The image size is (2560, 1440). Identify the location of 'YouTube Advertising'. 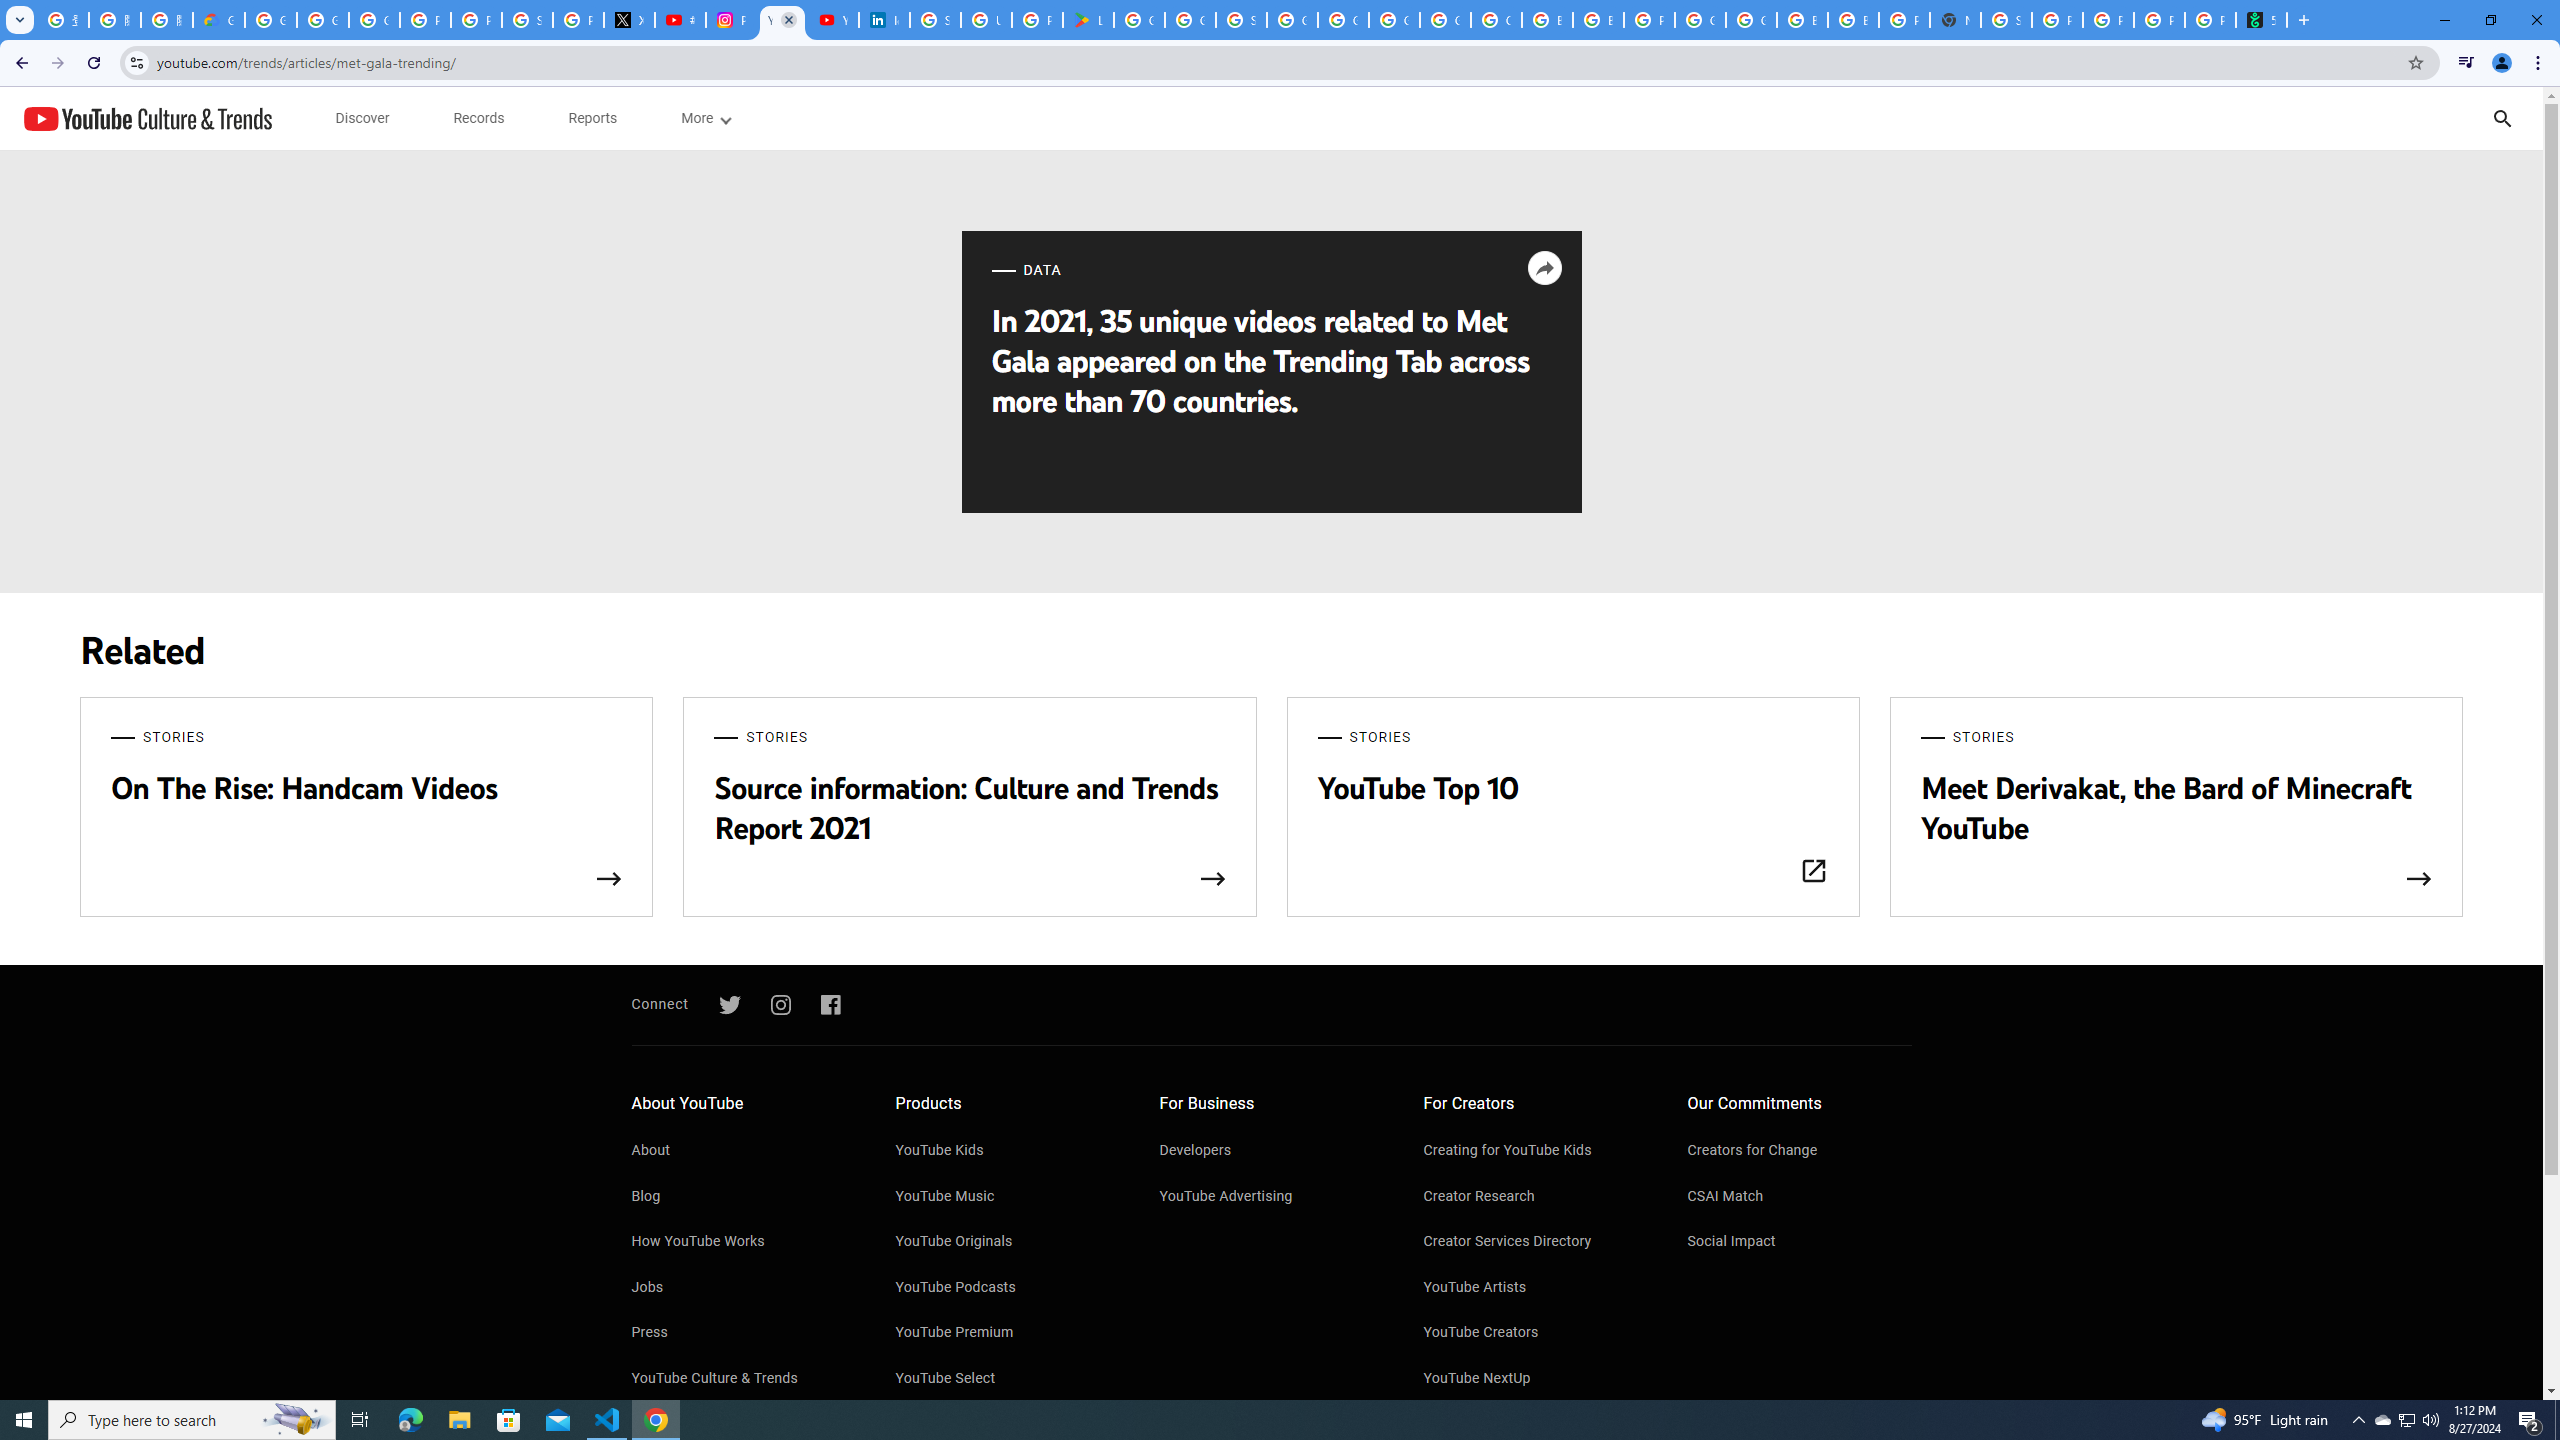
(1271, 1198).